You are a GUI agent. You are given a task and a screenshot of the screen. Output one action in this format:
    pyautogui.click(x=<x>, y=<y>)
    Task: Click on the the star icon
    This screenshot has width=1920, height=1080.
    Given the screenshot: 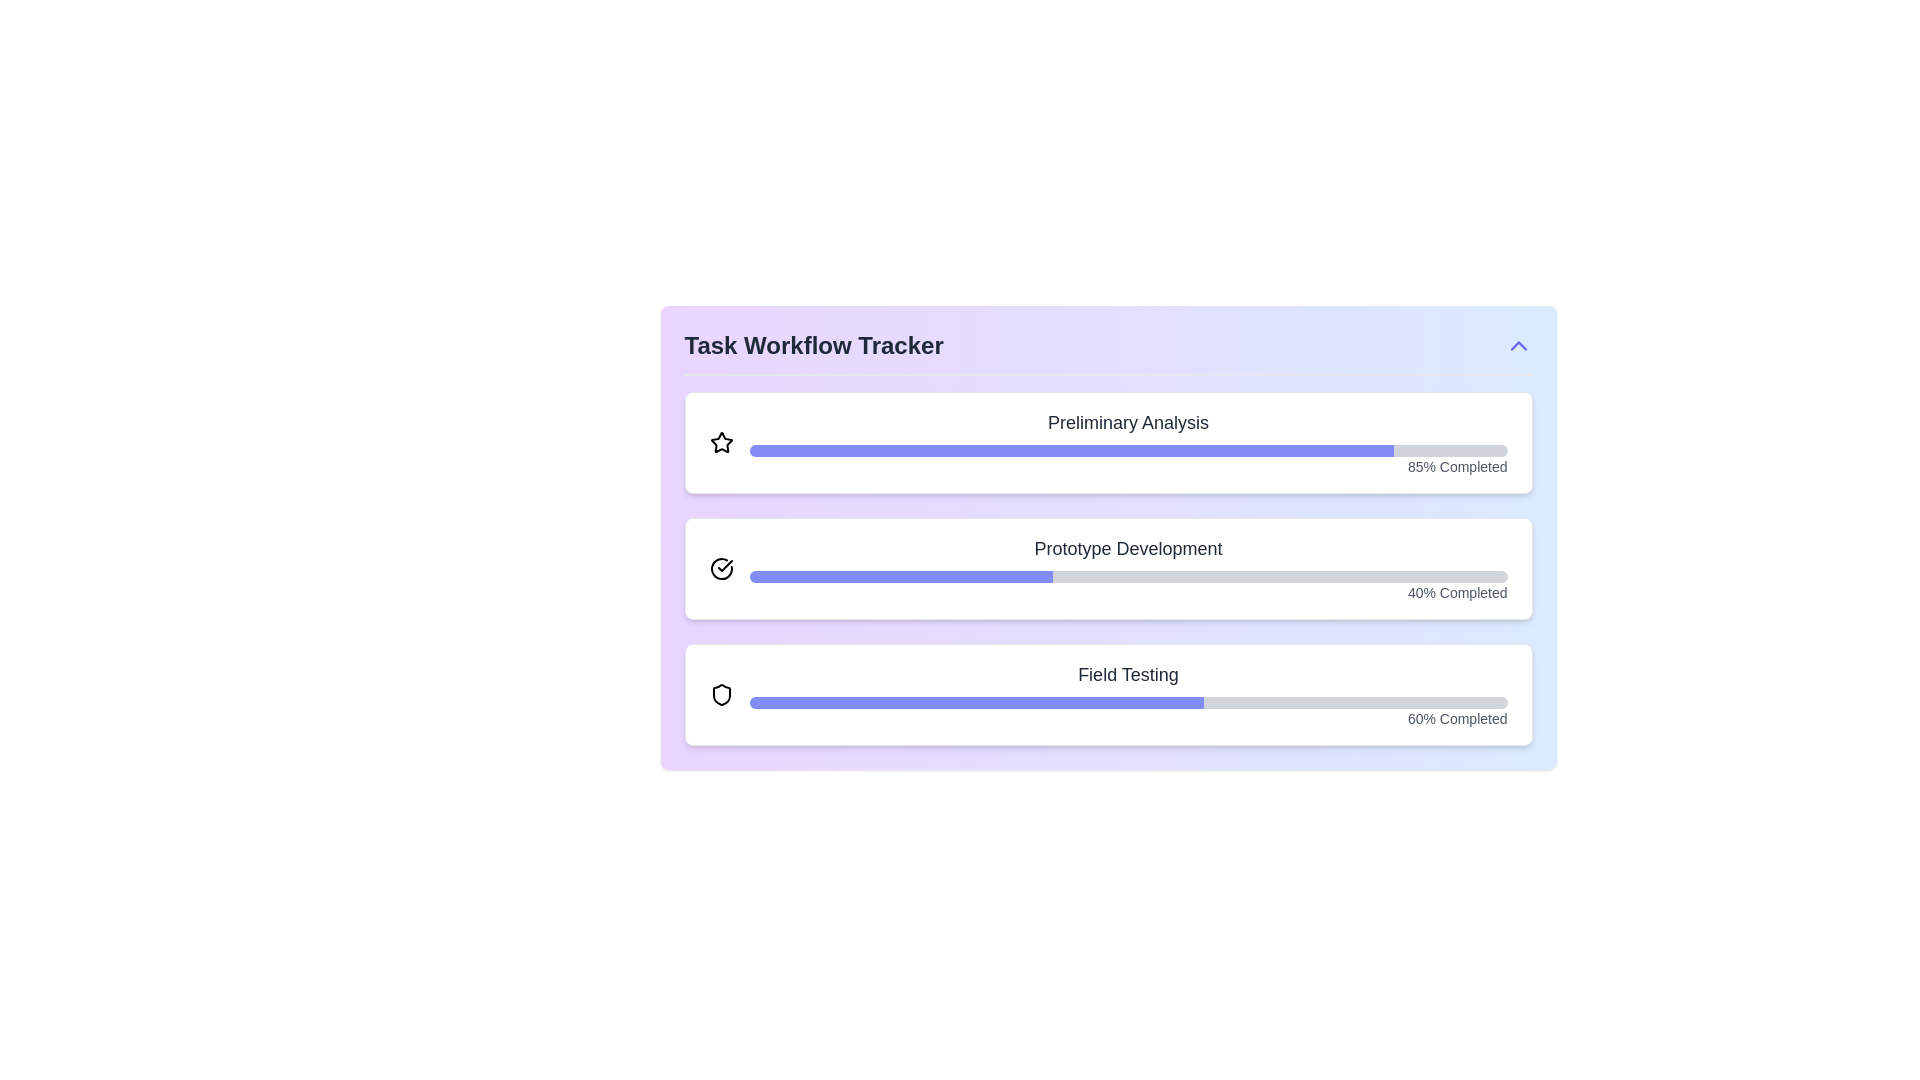 What is the action you would take?
    pyautogui.click(x=720, y=441)
    